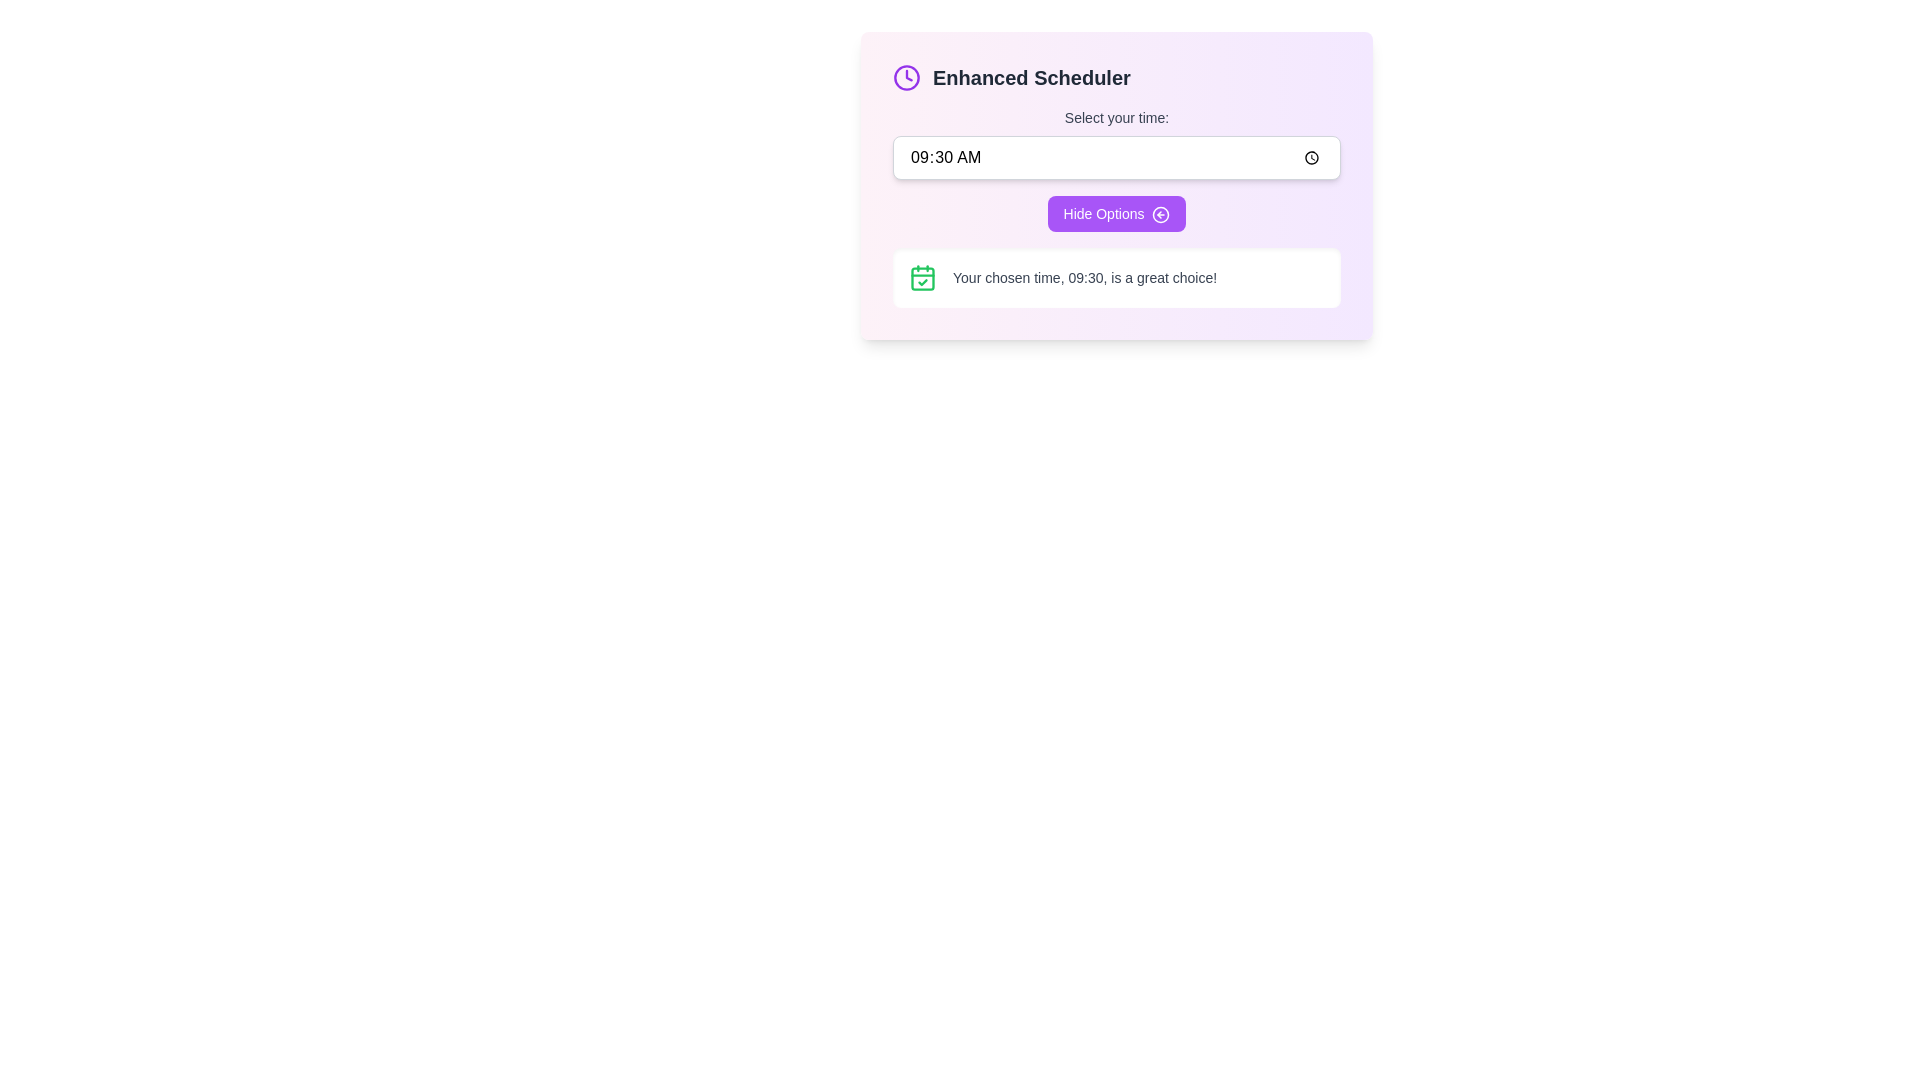 The height and width of the screenshot is (1080, 1920). Describe the element at coordinates (1116, 142) in the screenshot. I see `the interactive time input field of the Time selection component located below the 'Enhanced Scheduler' header` at that location.